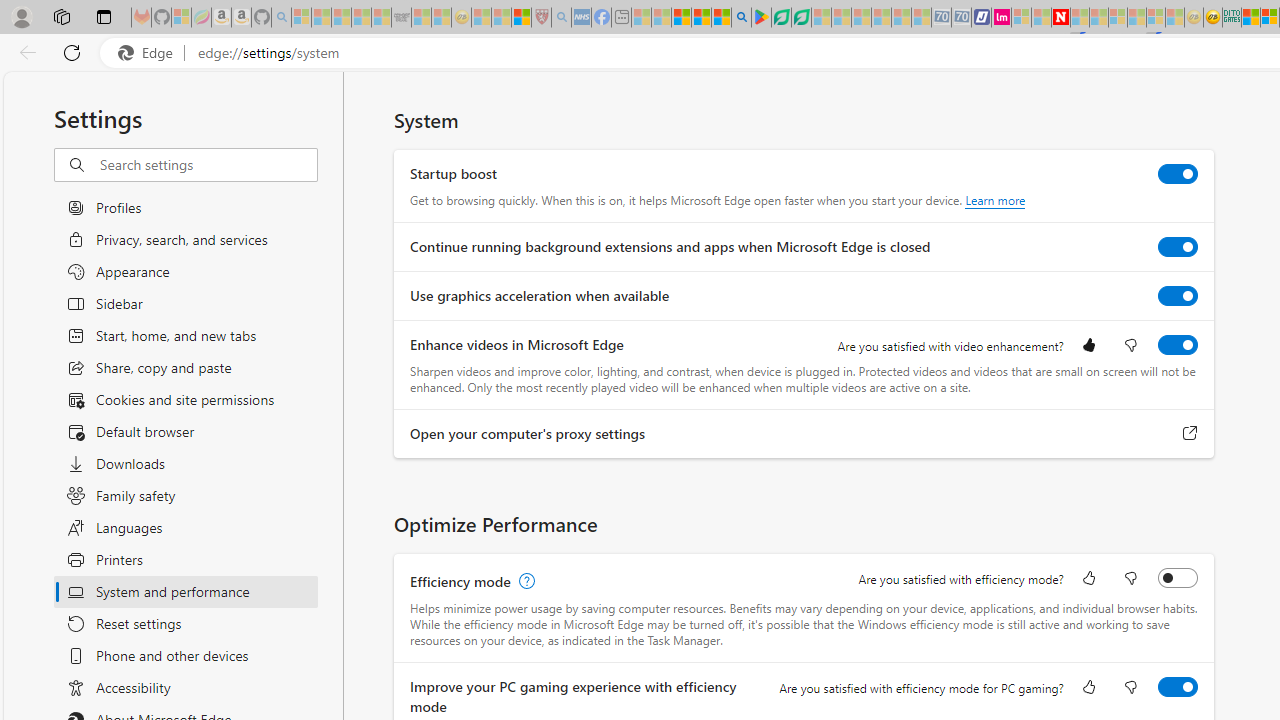 This screenshot has width=1280, height=720. I want to click on 'Search settings', so click(208, 164).